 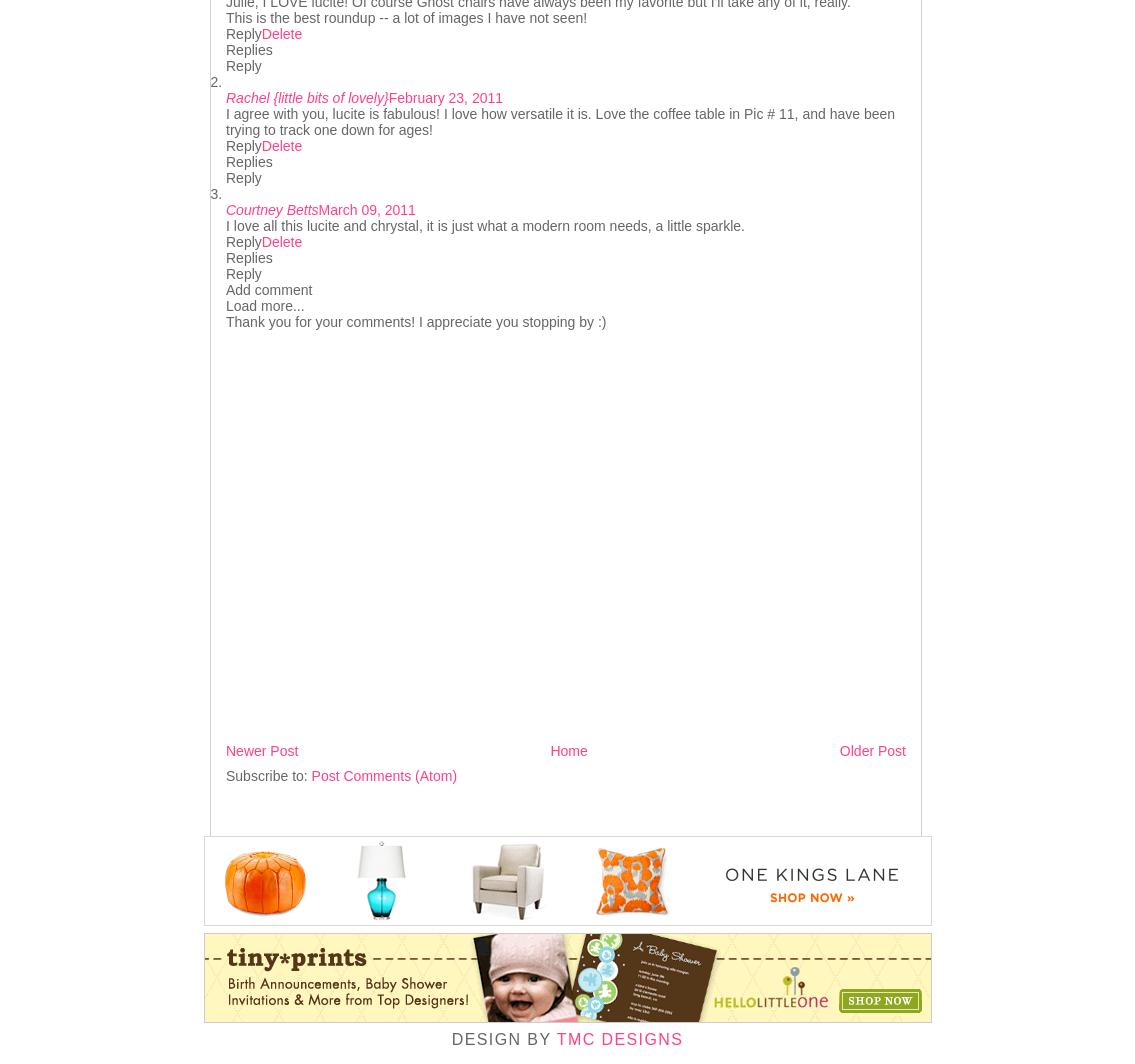 What do you see at coordinates (619, 1038) in the screenshot?
I see `'TMC DESIGNS'` at bounding box center [619, 1038].